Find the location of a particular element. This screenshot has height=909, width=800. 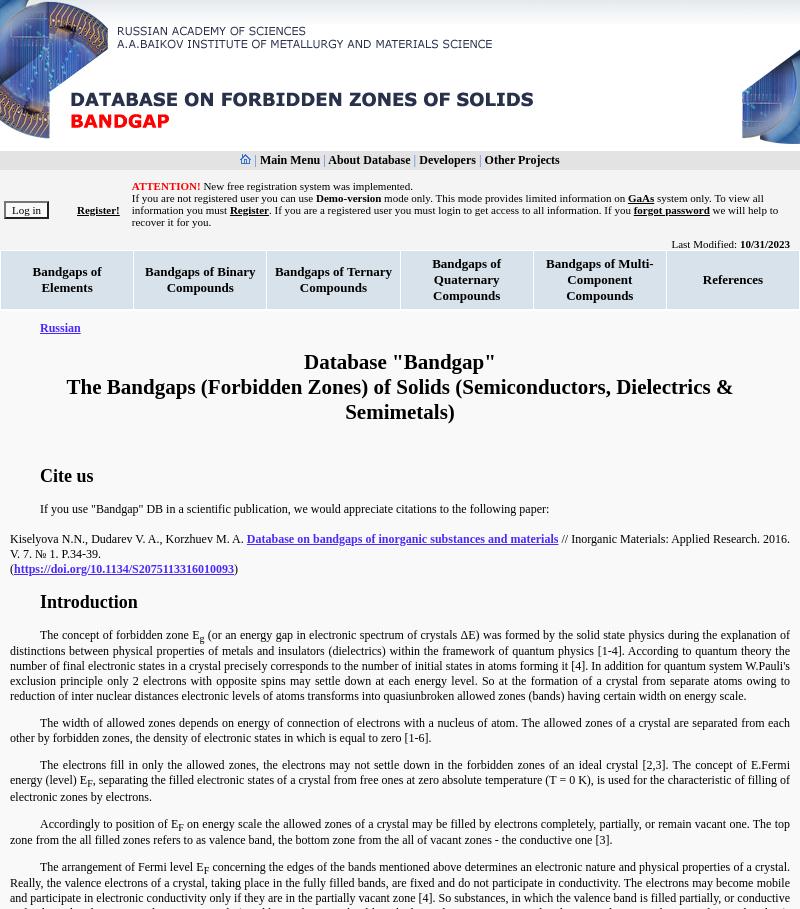

'Accordingly to position of E' is located at coordinates (108, 823).